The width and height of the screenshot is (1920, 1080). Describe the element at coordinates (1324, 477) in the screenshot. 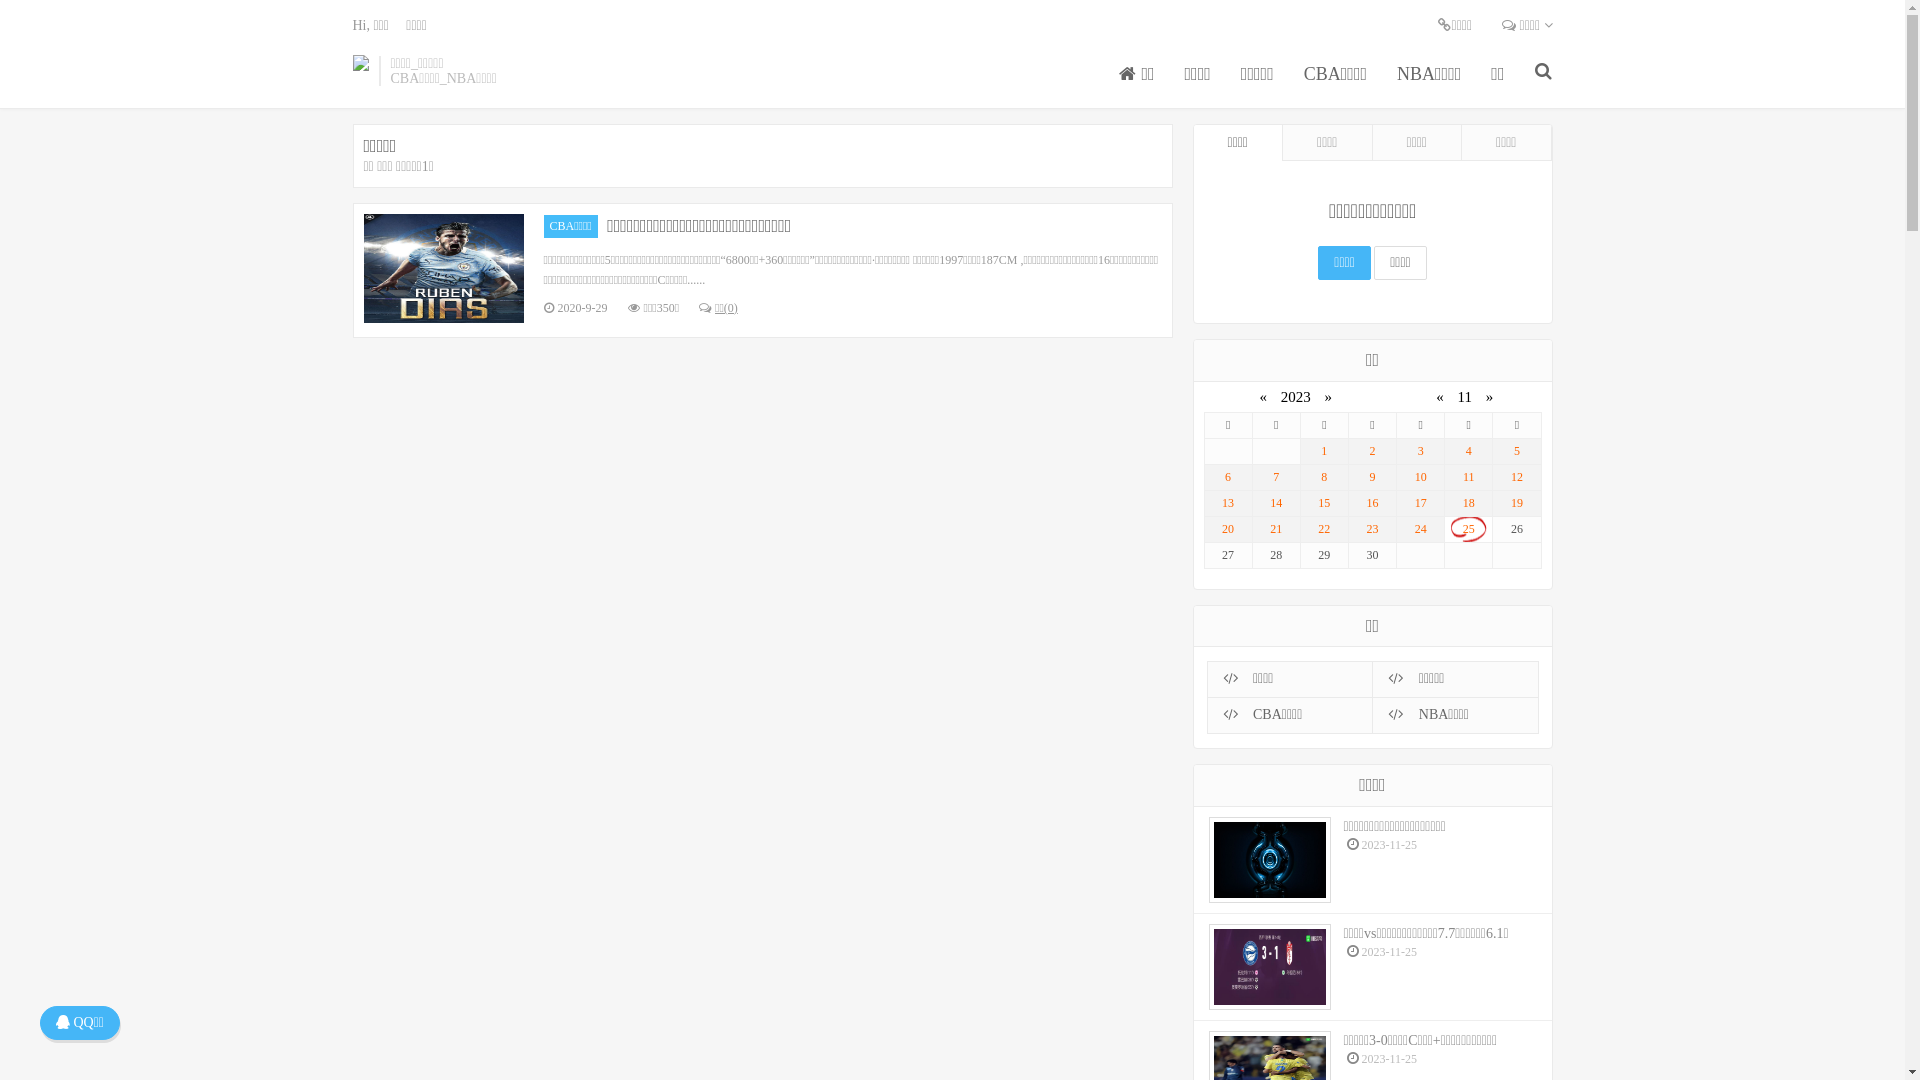

I see `'8'` at that location.